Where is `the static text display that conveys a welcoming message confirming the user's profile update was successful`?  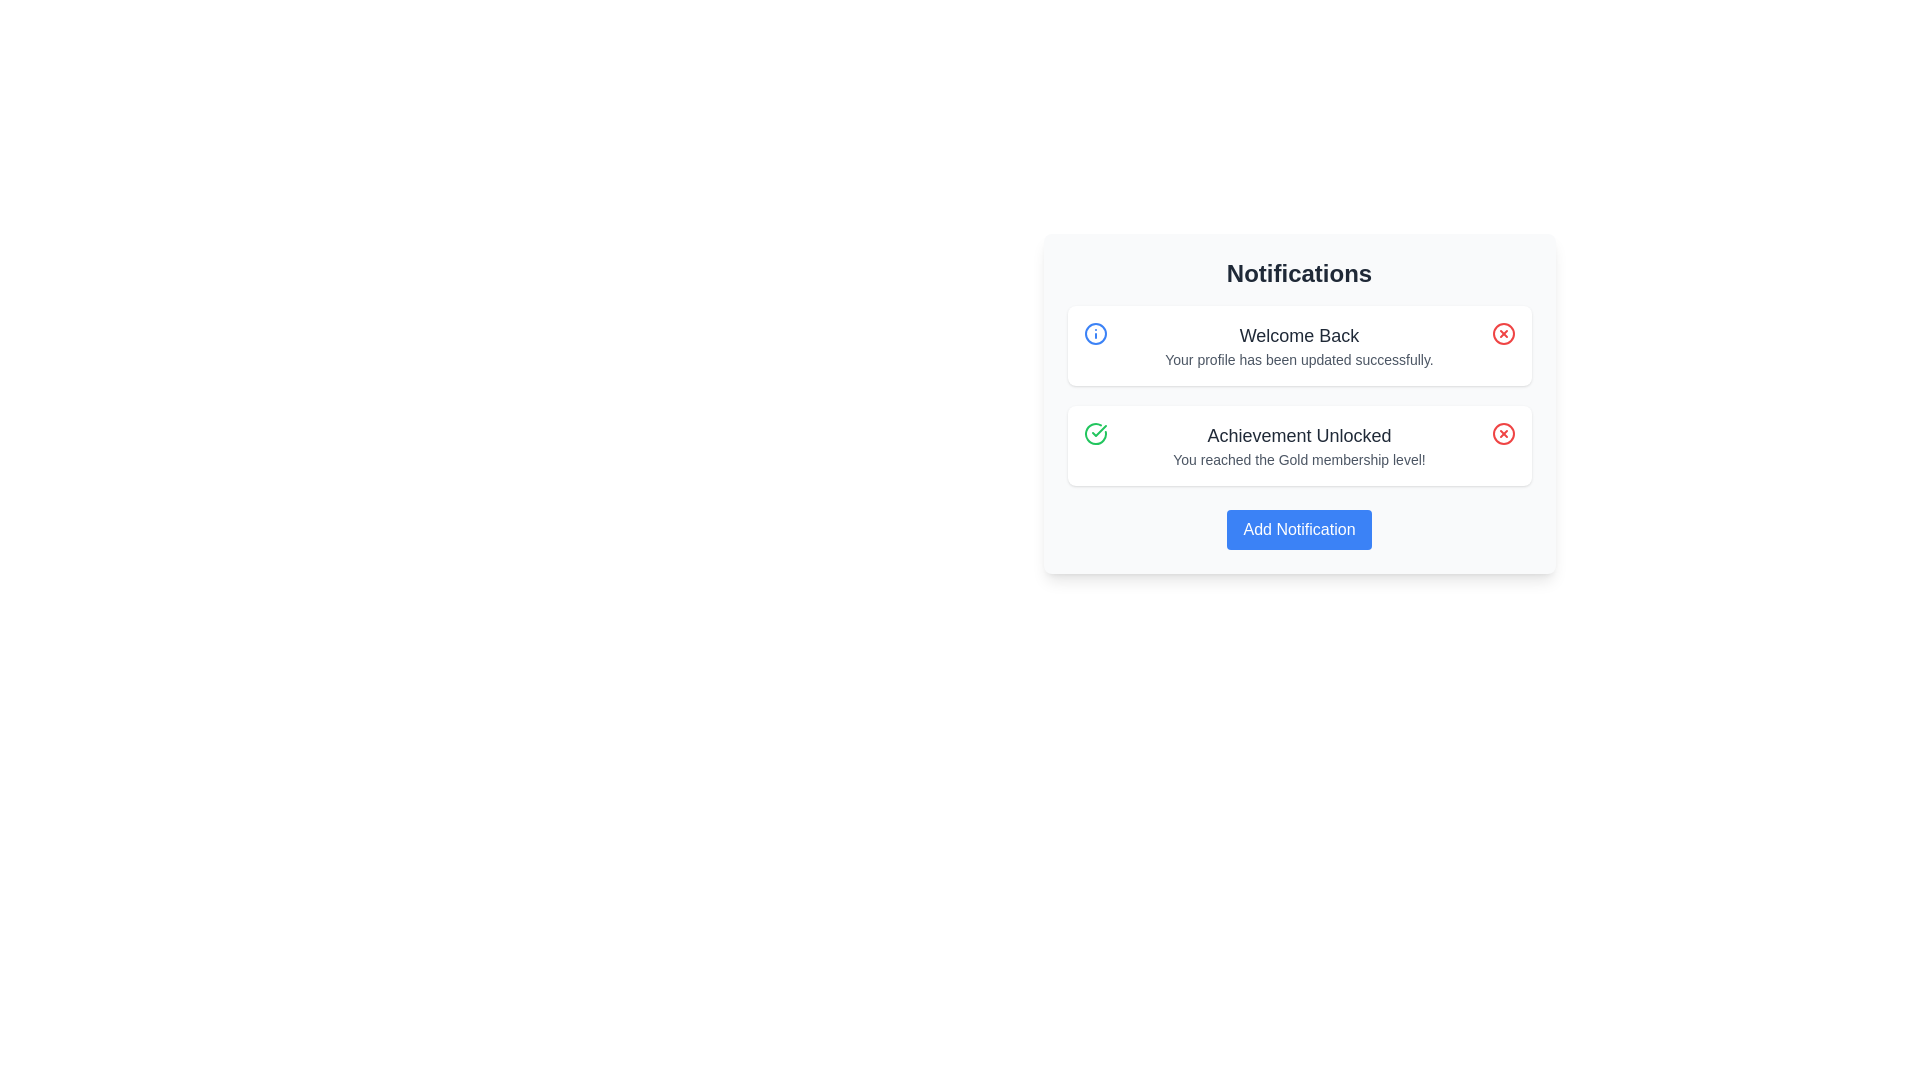 the static text display that conveys a welcoming message confirming the user's profile update was successful is located at coordinates (1299, 345).